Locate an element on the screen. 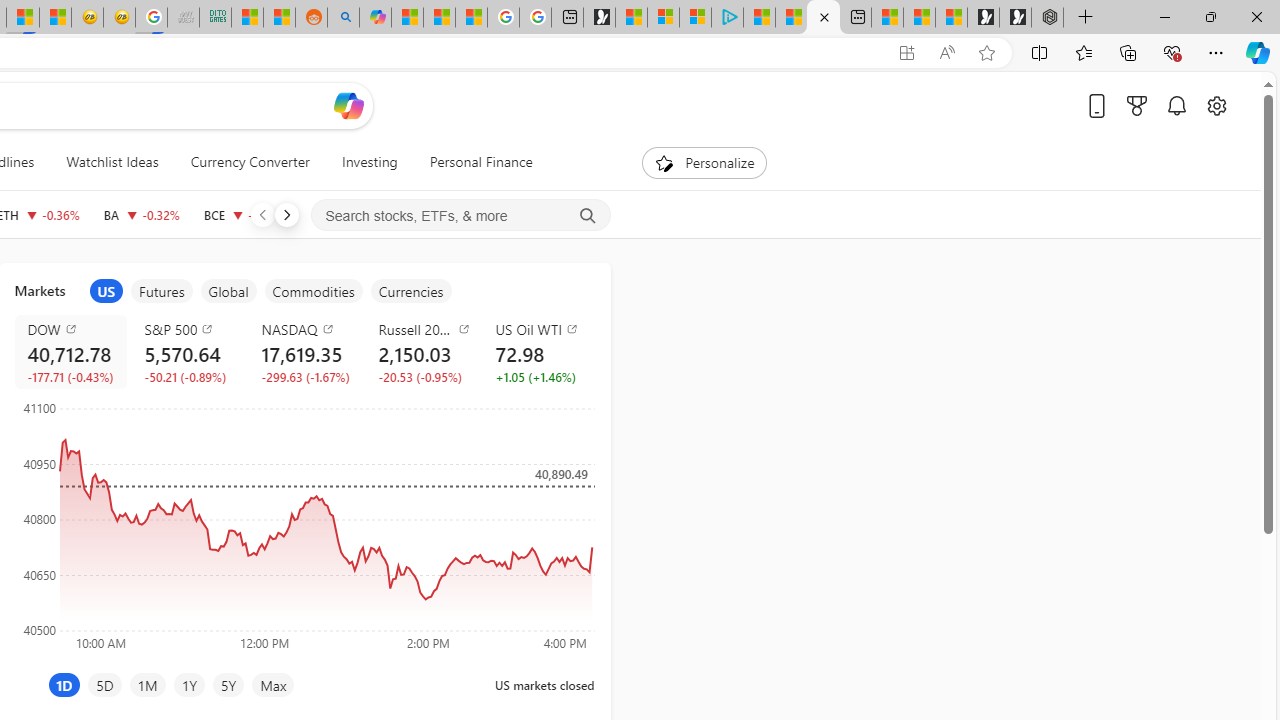  'NASDAQ COMP decrease 17,619.35 -299.63 -1.67%' is located at coordinates (303, 351).